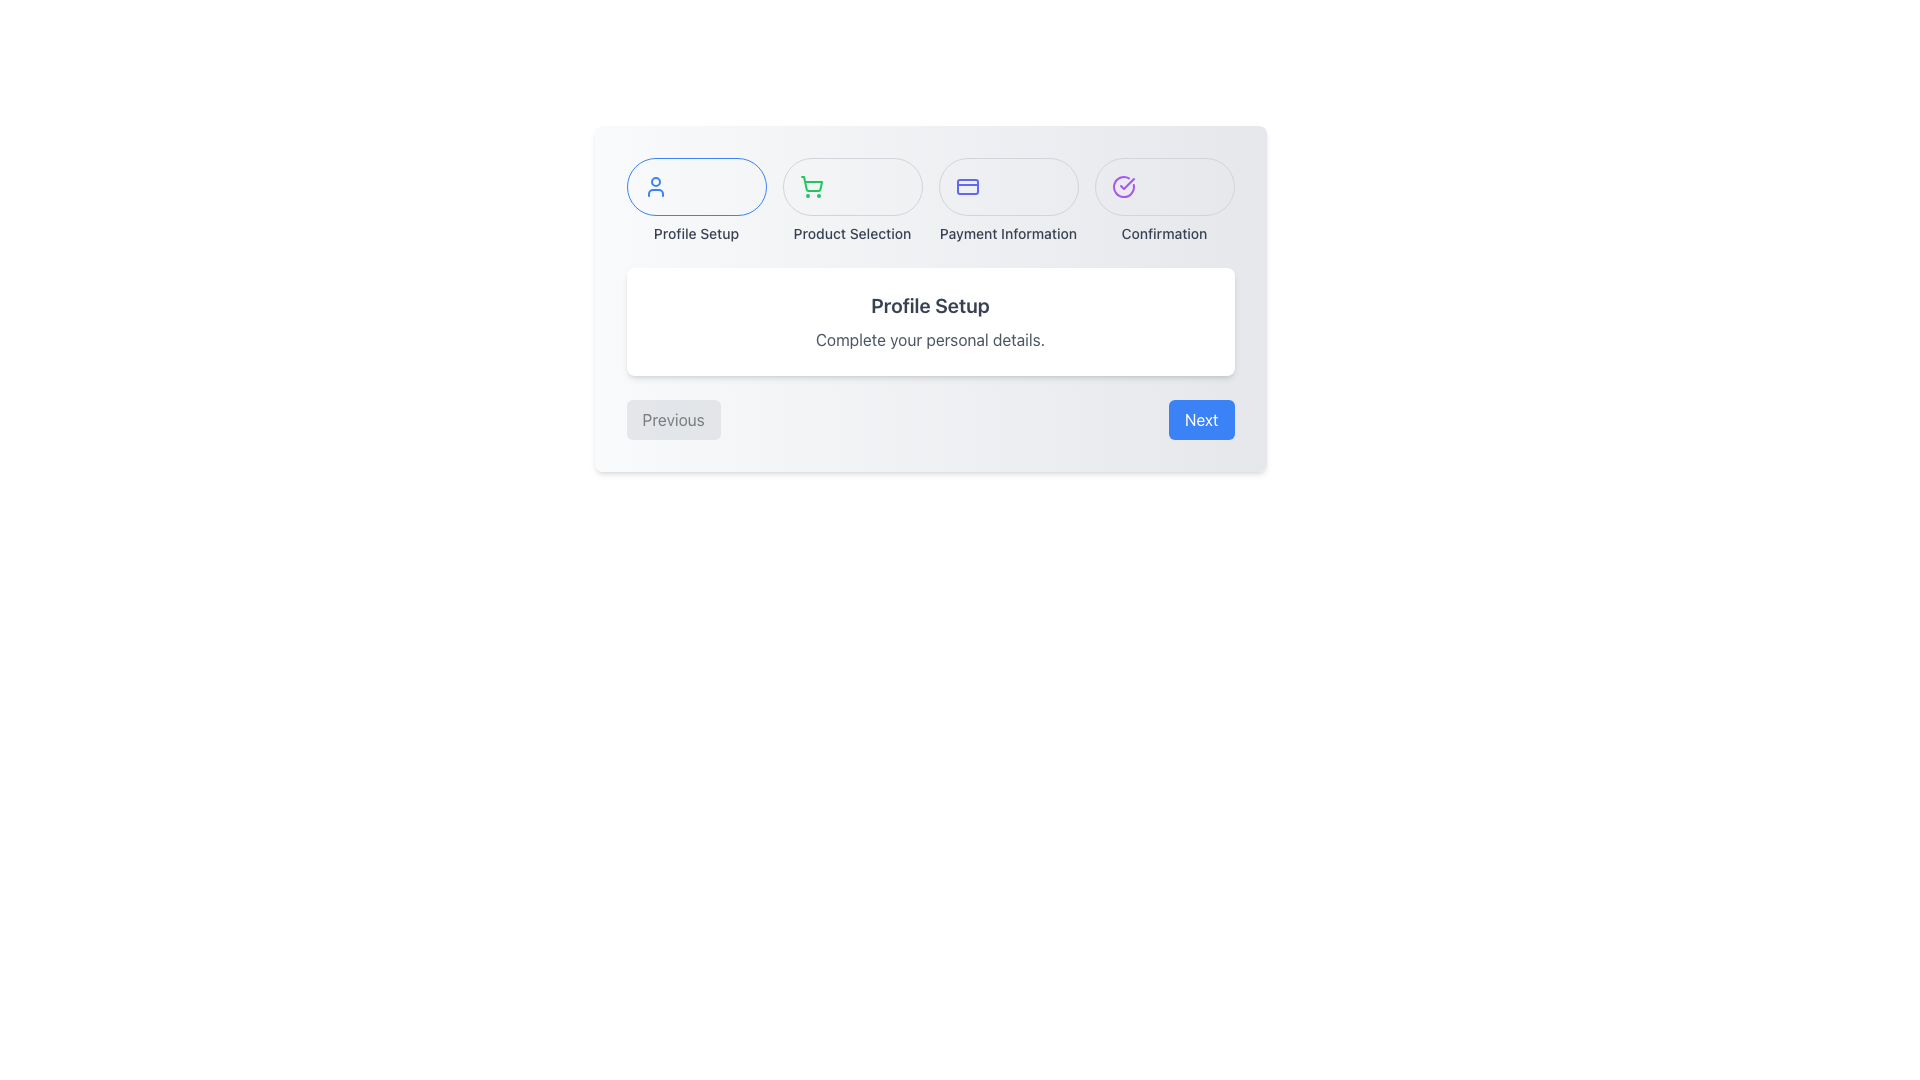  Describe the element at coordinates (696, 233) in the screenshot. I see `the text label that describes the 'Profile Setup' navigation step, located below the user profile icon` at that location.